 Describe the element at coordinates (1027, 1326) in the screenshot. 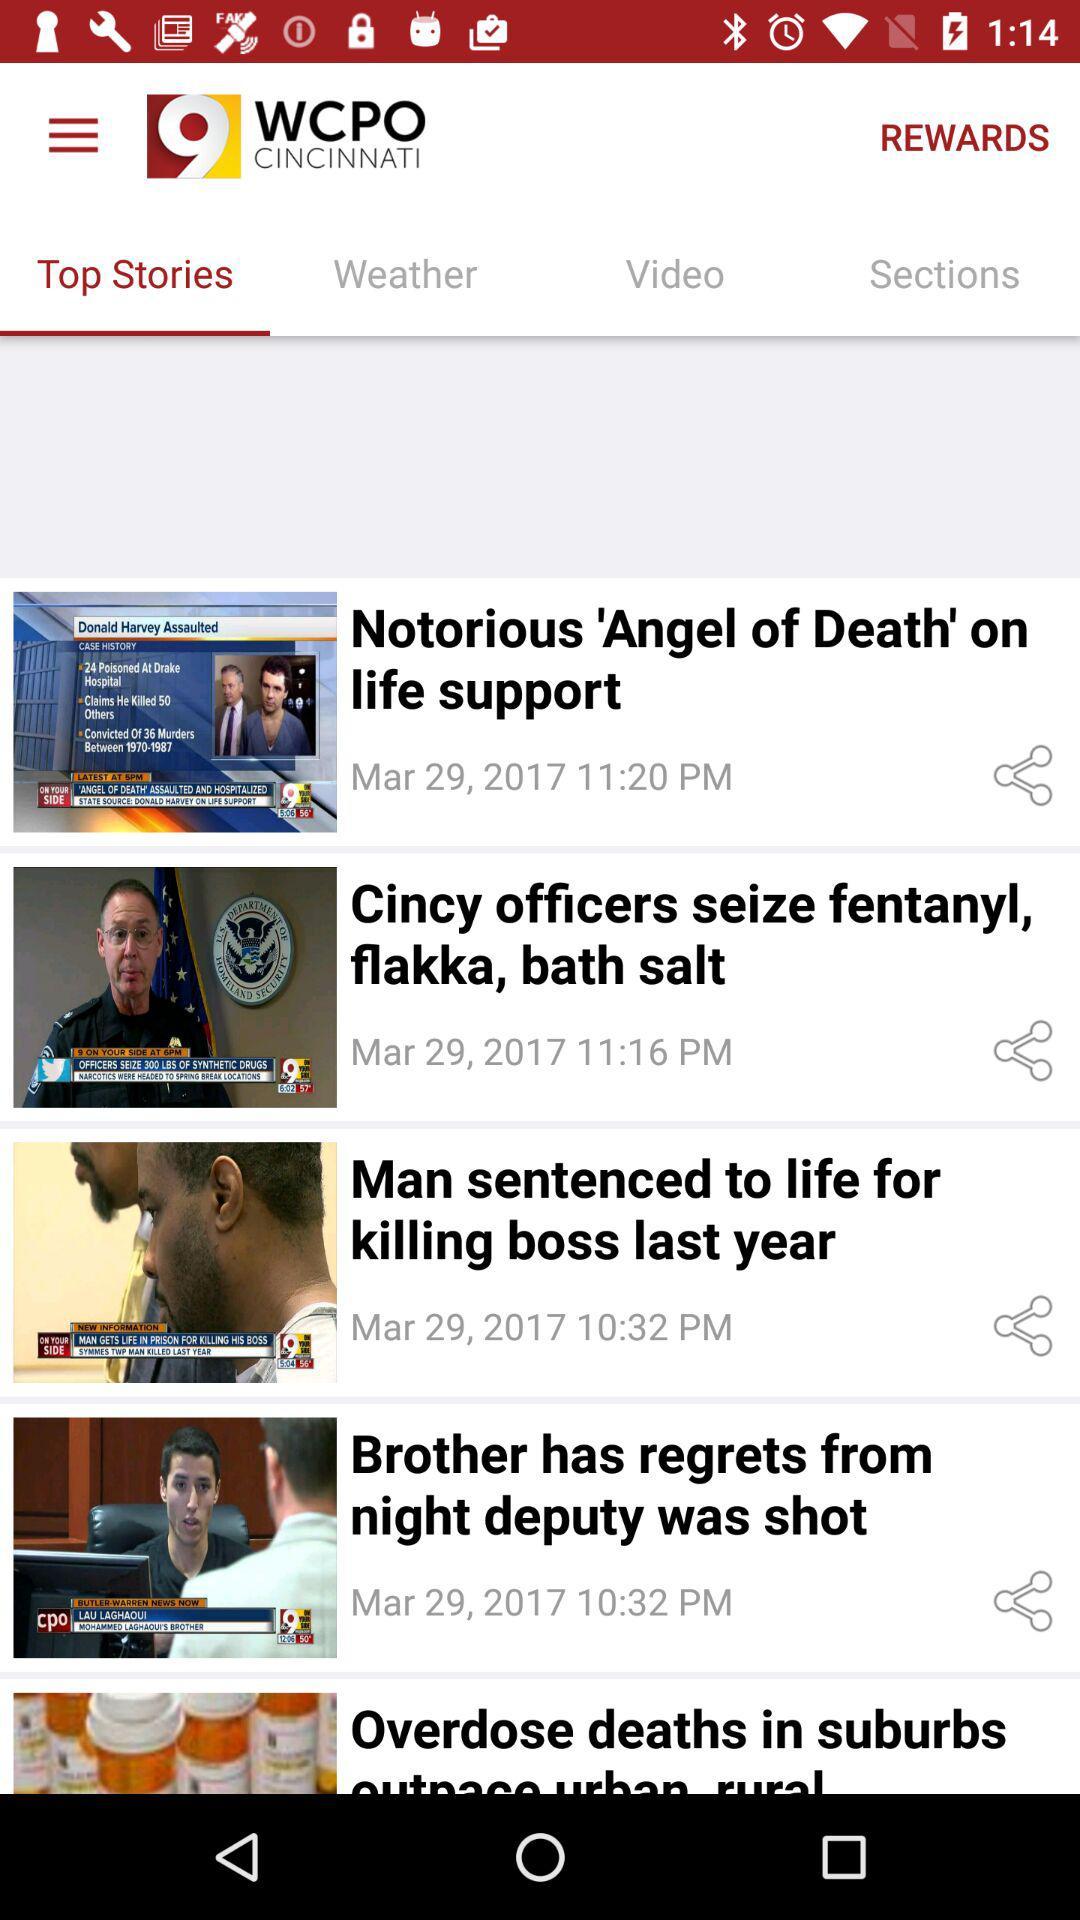

I see `share` at that location.